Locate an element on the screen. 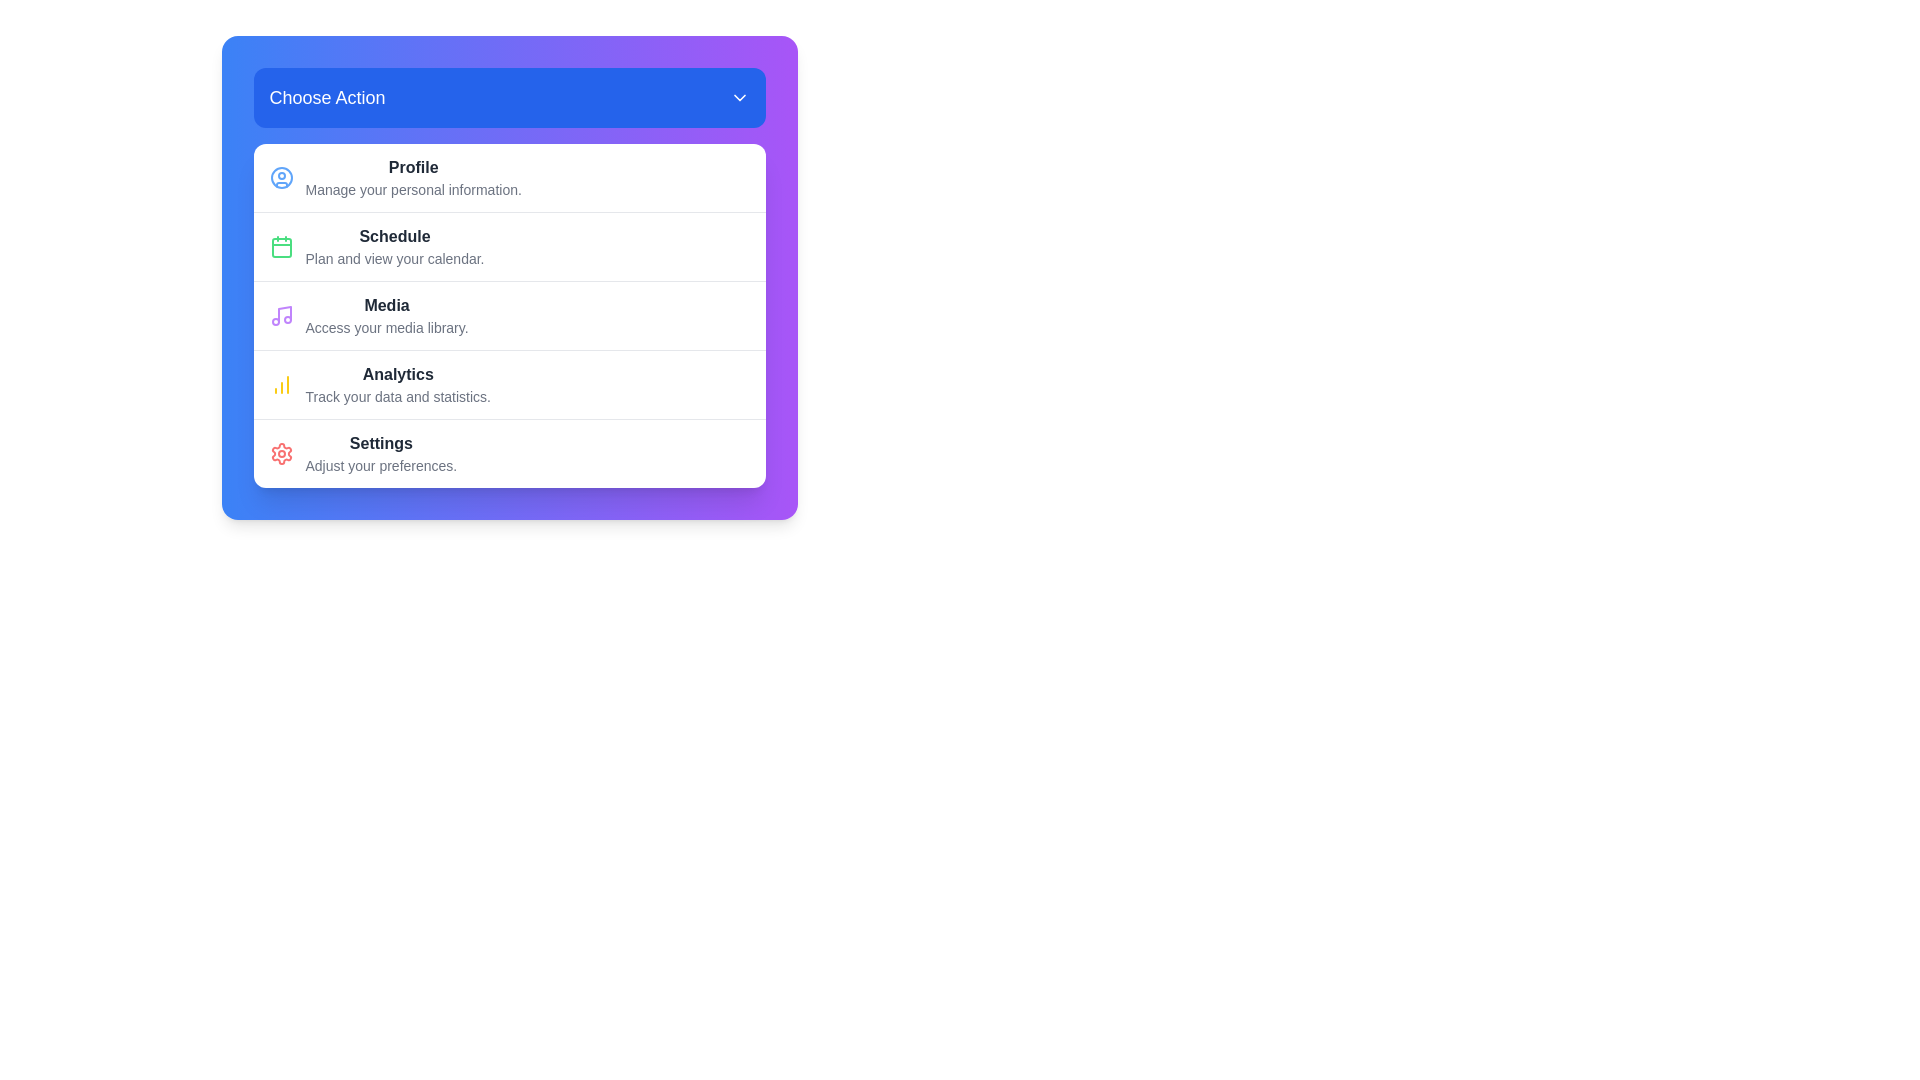 The image size is (1920, 1080). the 'Profile' list item element, which is the first item in a list with a user icon and a description below it is located at coordinates (509, 176).